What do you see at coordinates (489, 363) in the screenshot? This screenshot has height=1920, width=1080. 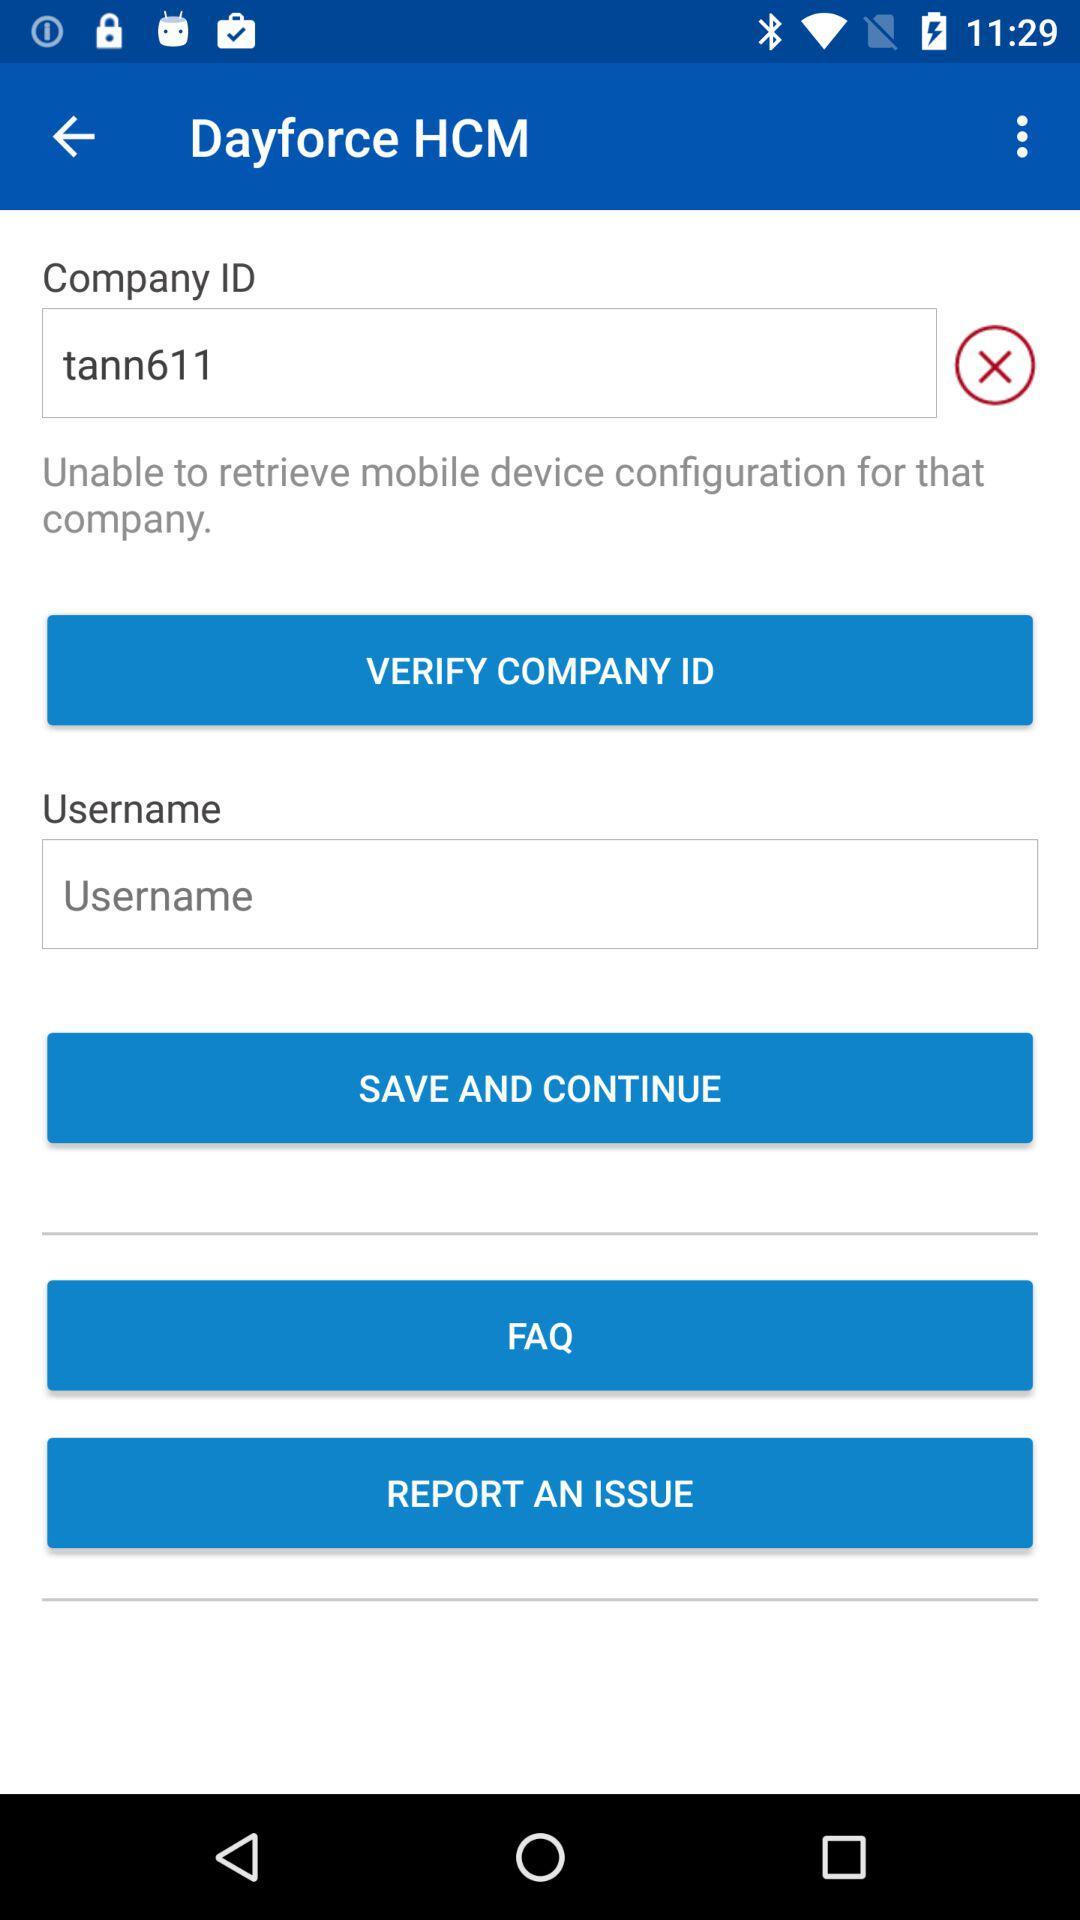 I see `the tann611 item` at bounding box center [489, 363].